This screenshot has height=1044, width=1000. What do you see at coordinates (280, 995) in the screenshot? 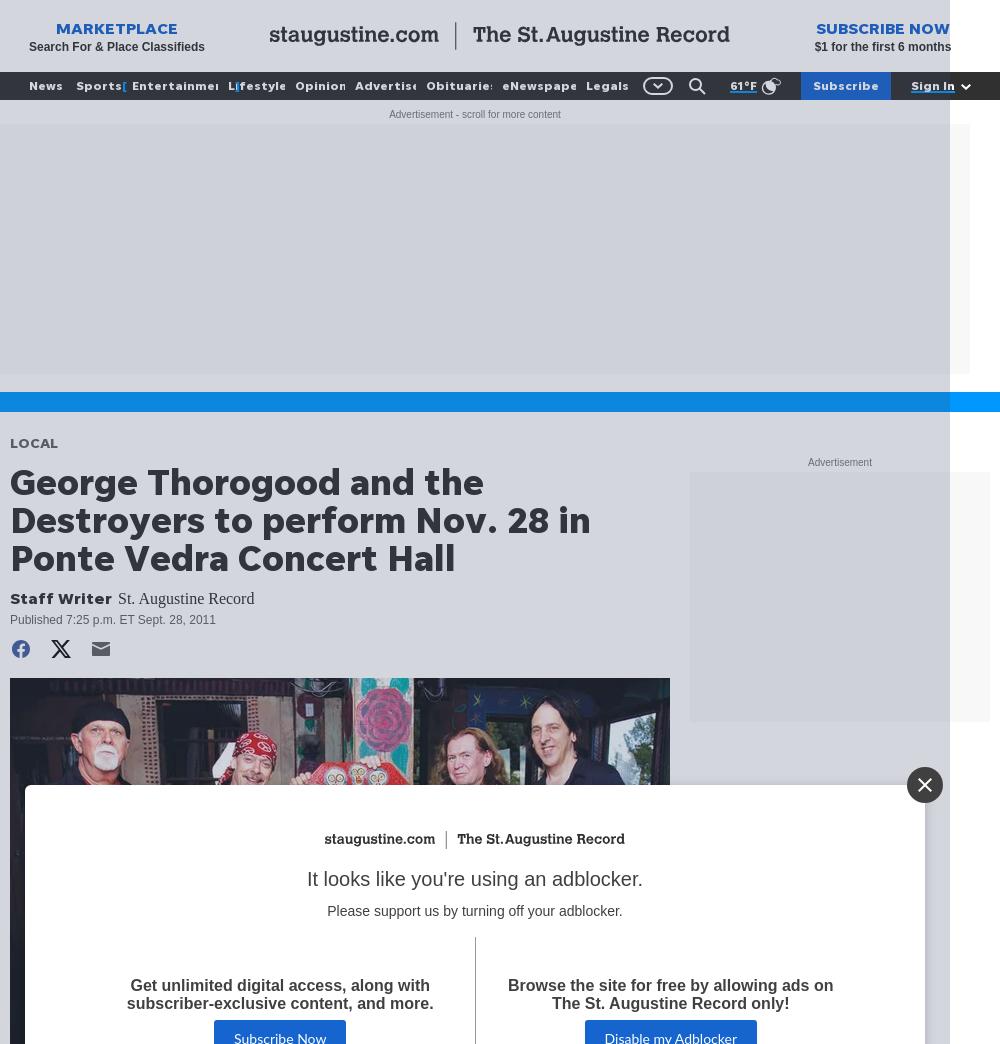
I see `'Get unlimited digital access, along with subscriber-exclusive content, and more.'` at bounding box center [280, 995].